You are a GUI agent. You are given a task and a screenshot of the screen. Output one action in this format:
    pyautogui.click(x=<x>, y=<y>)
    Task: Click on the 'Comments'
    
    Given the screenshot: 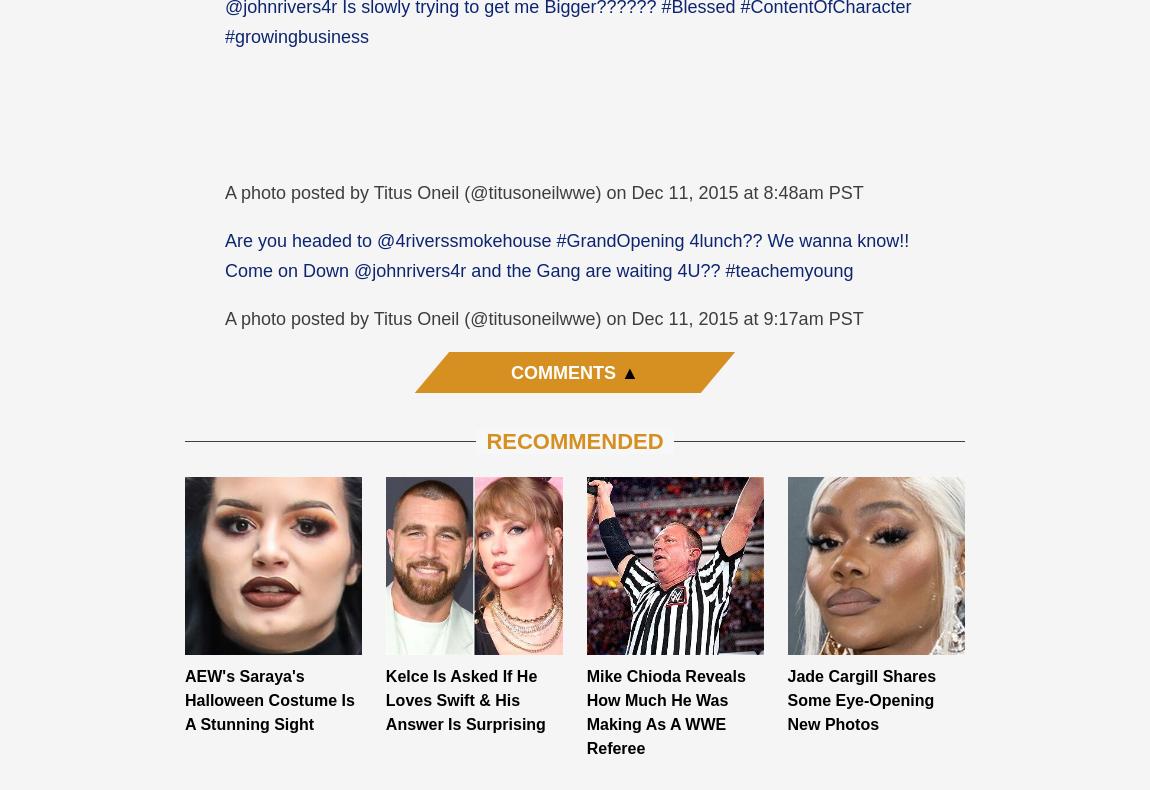 What is the action you would take?
    pyautogui.click(x=563, y=373)
    